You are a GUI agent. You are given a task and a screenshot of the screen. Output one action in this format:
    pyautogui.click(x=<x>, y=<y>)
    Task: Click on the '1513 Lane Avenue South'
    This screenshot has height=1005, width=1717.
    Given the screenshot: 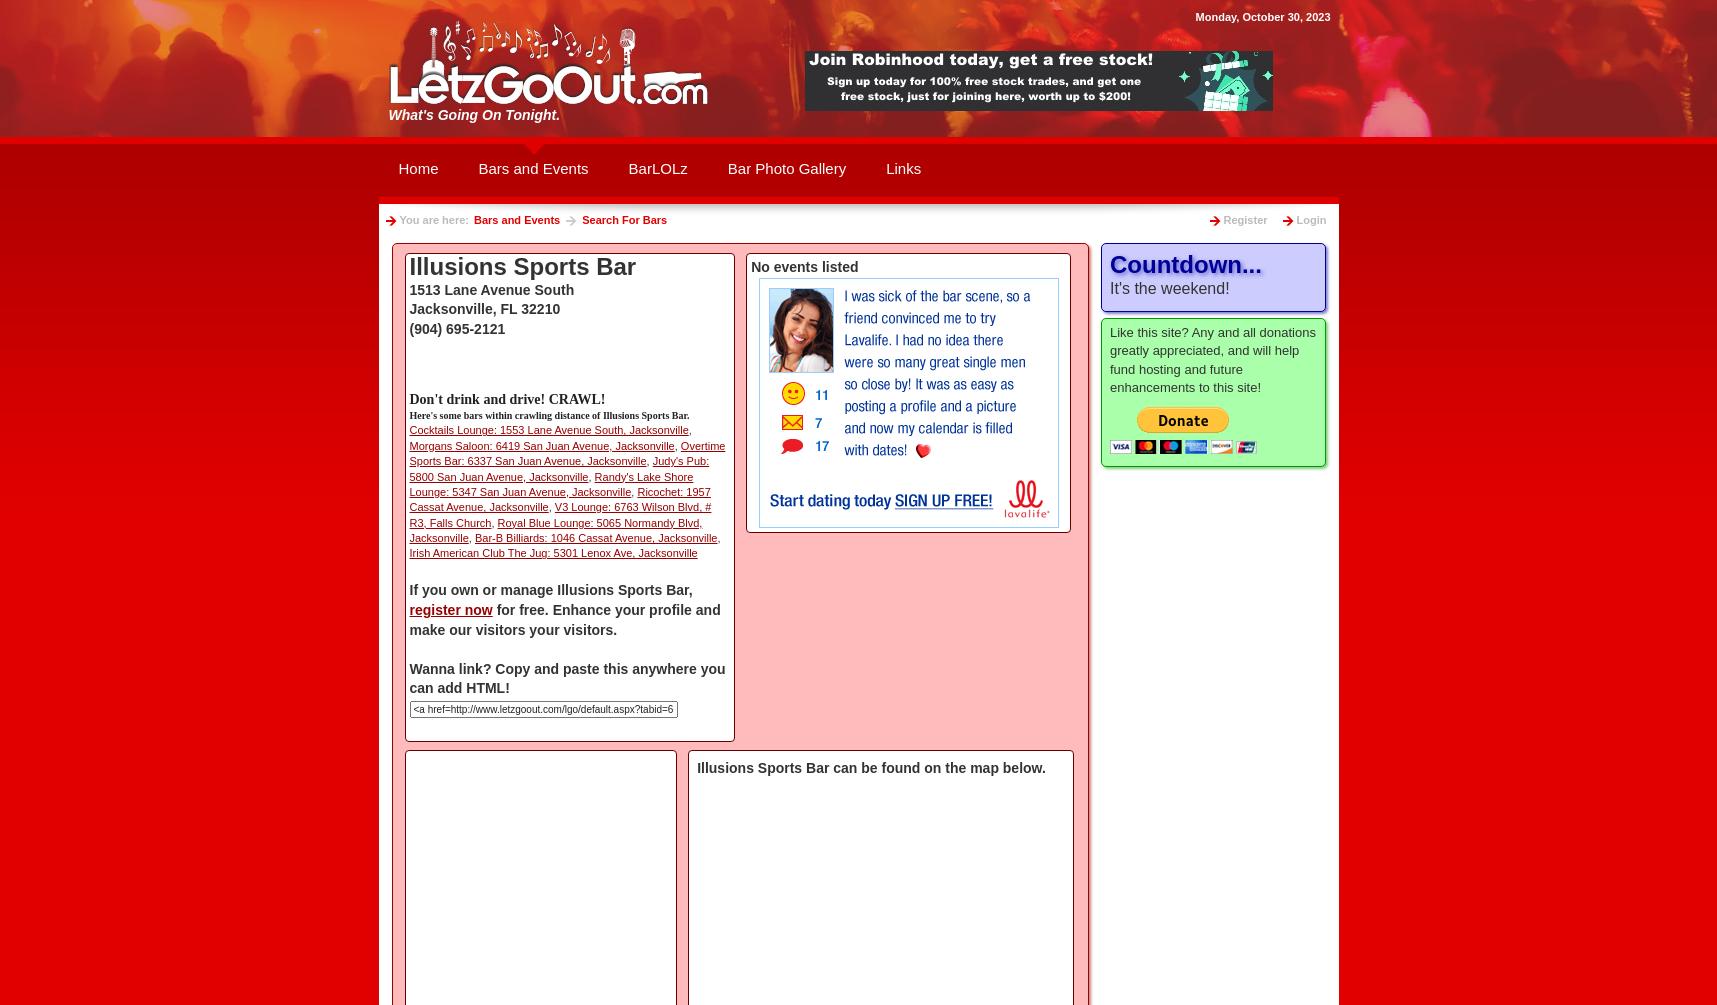 What is the action you would take?
    pyautogui.click(x=491, y=288)
    